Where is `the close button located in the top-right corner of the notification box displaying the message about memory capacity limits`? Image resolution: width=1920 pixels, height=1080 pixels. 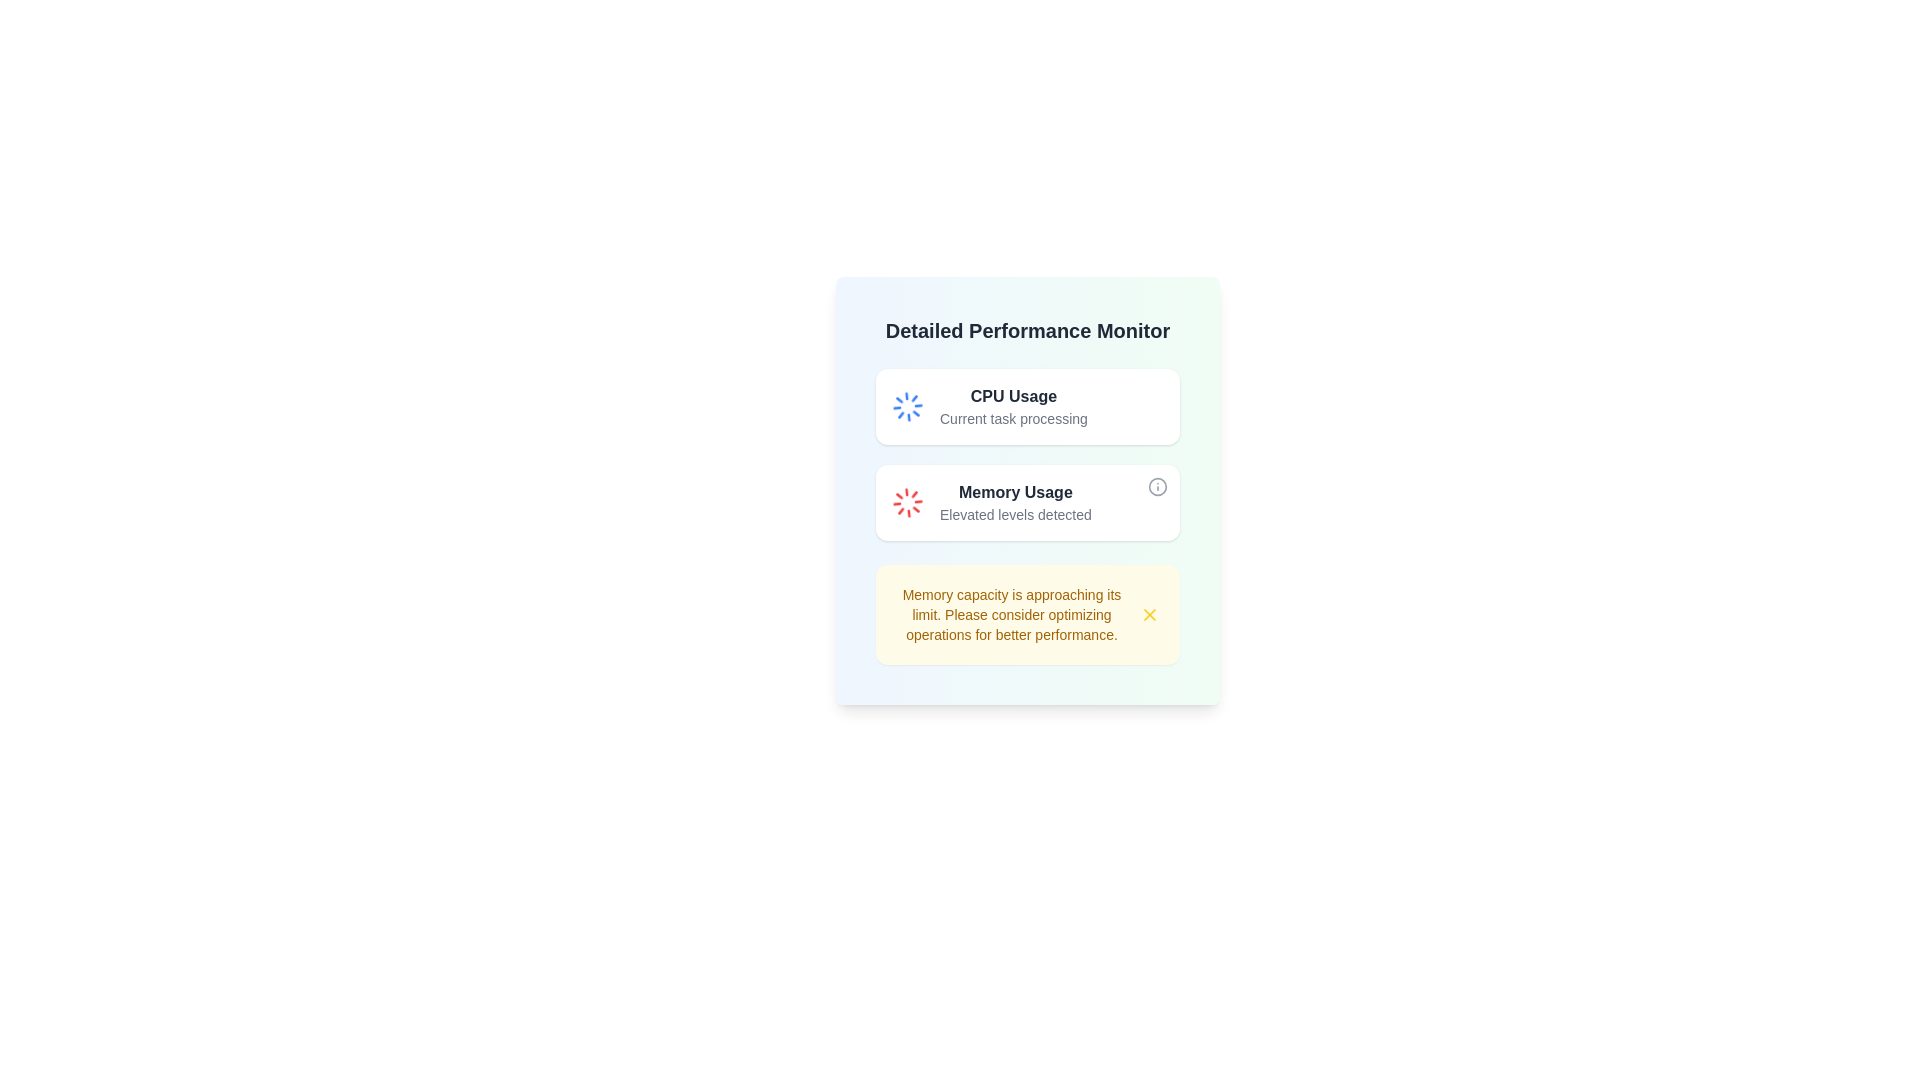
the close button located in the top-right corner of the notification box displaying the message about memory capacity limits is located at coordinates (1150, 613).